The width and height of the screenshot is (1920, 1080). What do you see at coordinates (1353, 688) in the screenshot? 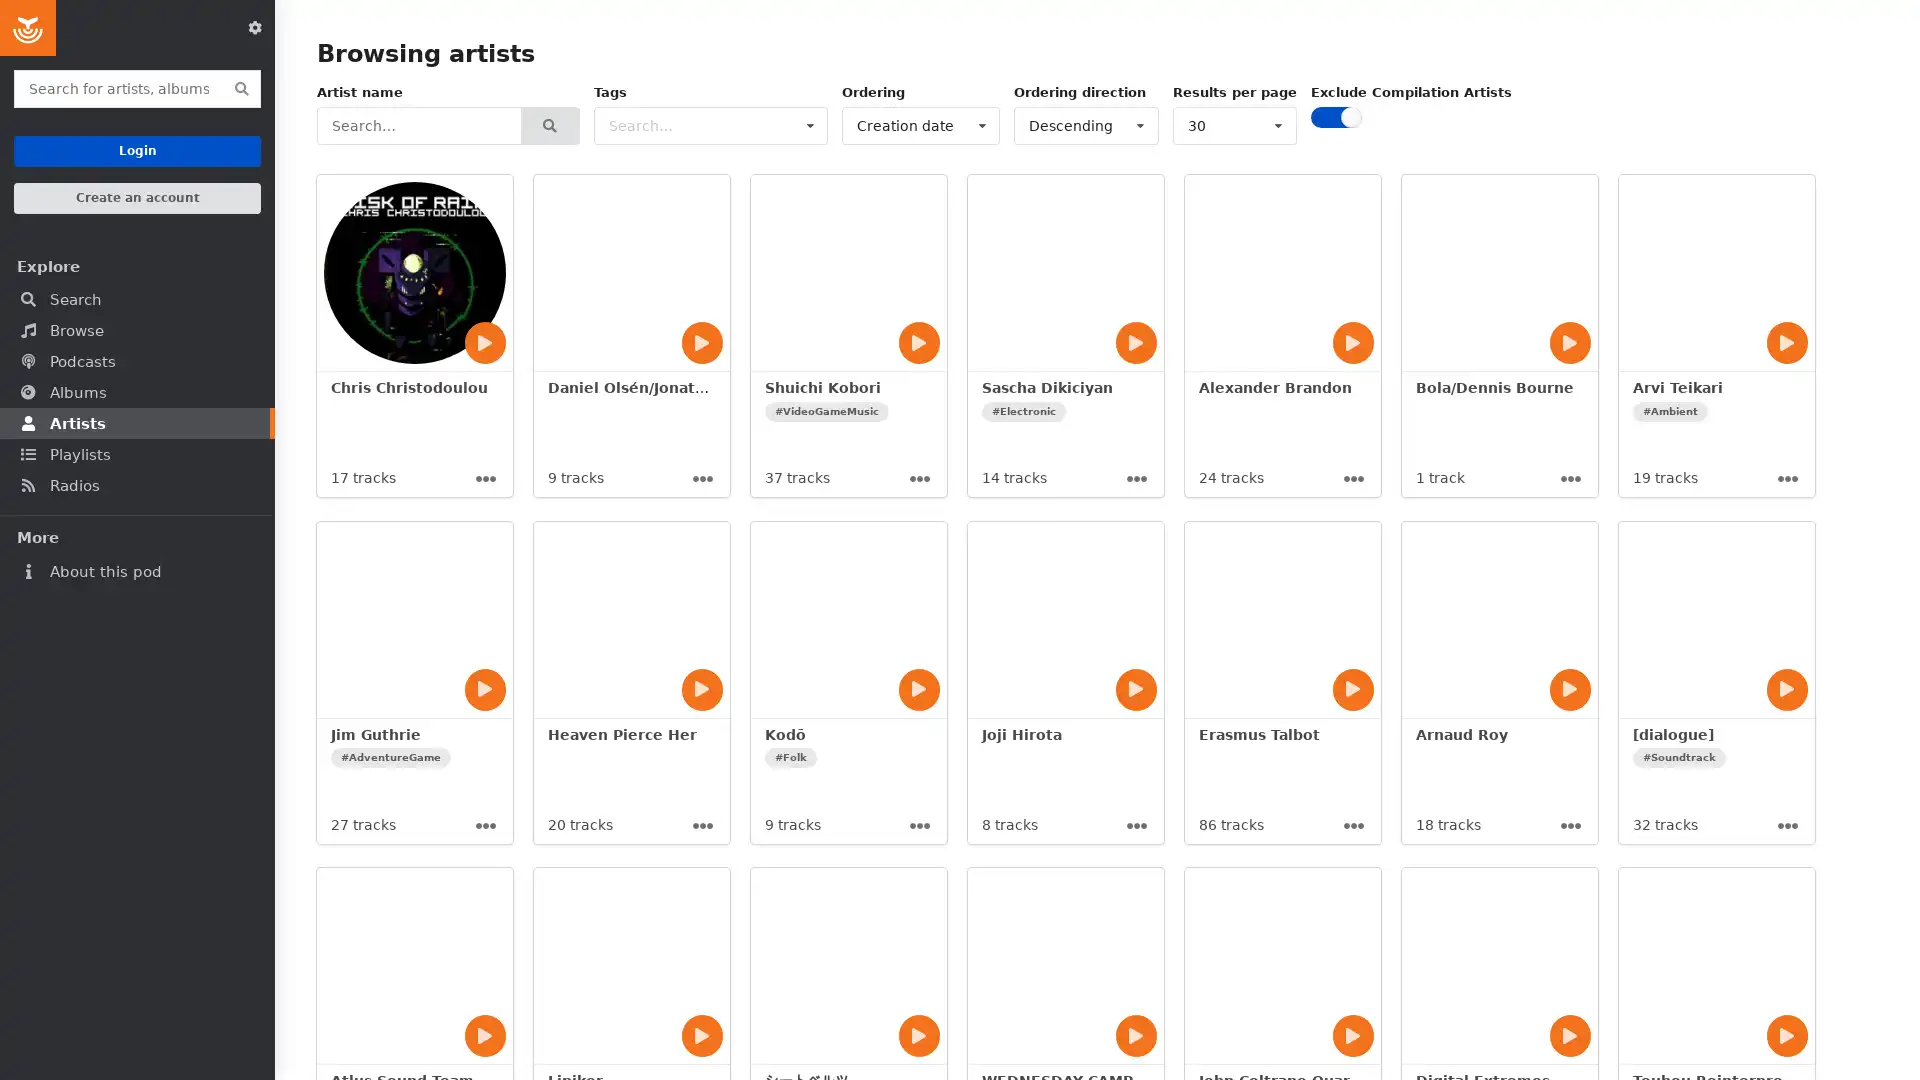
I see `Play artist` at bounding box center [1353, 688].